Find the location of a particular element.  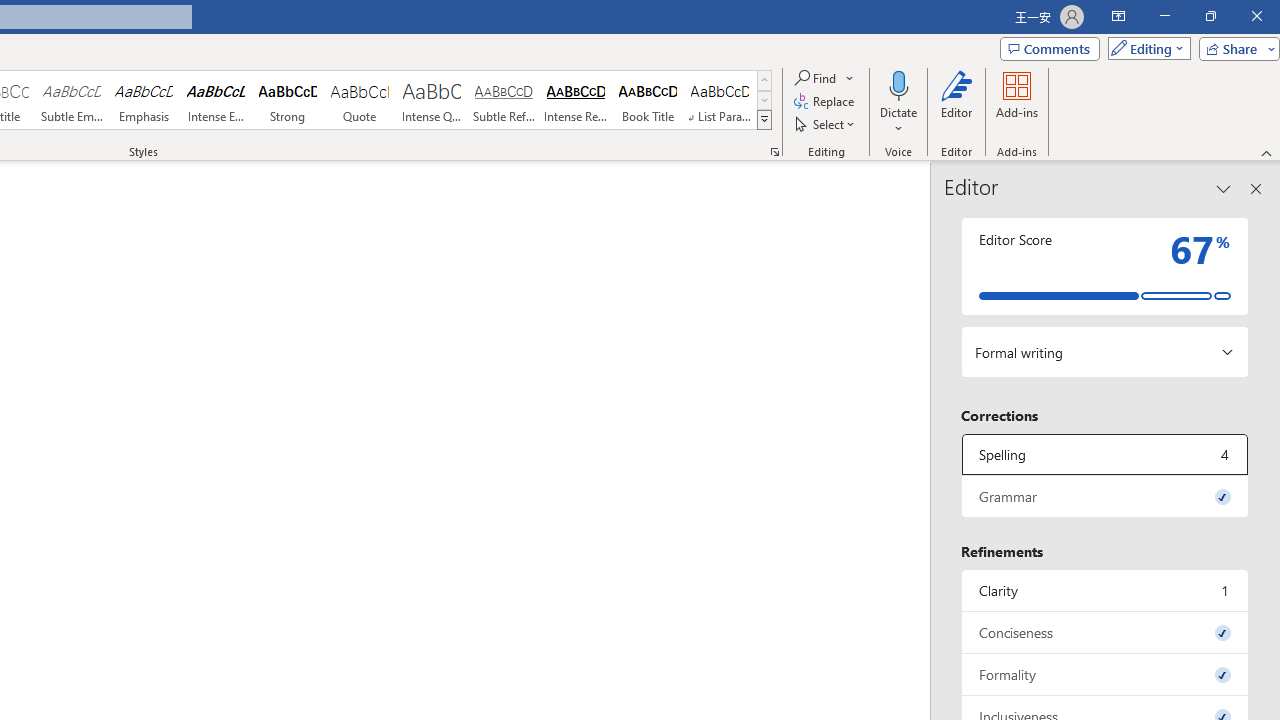

'Clarity, 1 issue. Press space or enter to review items.' is located at coordinates (1104, 589).